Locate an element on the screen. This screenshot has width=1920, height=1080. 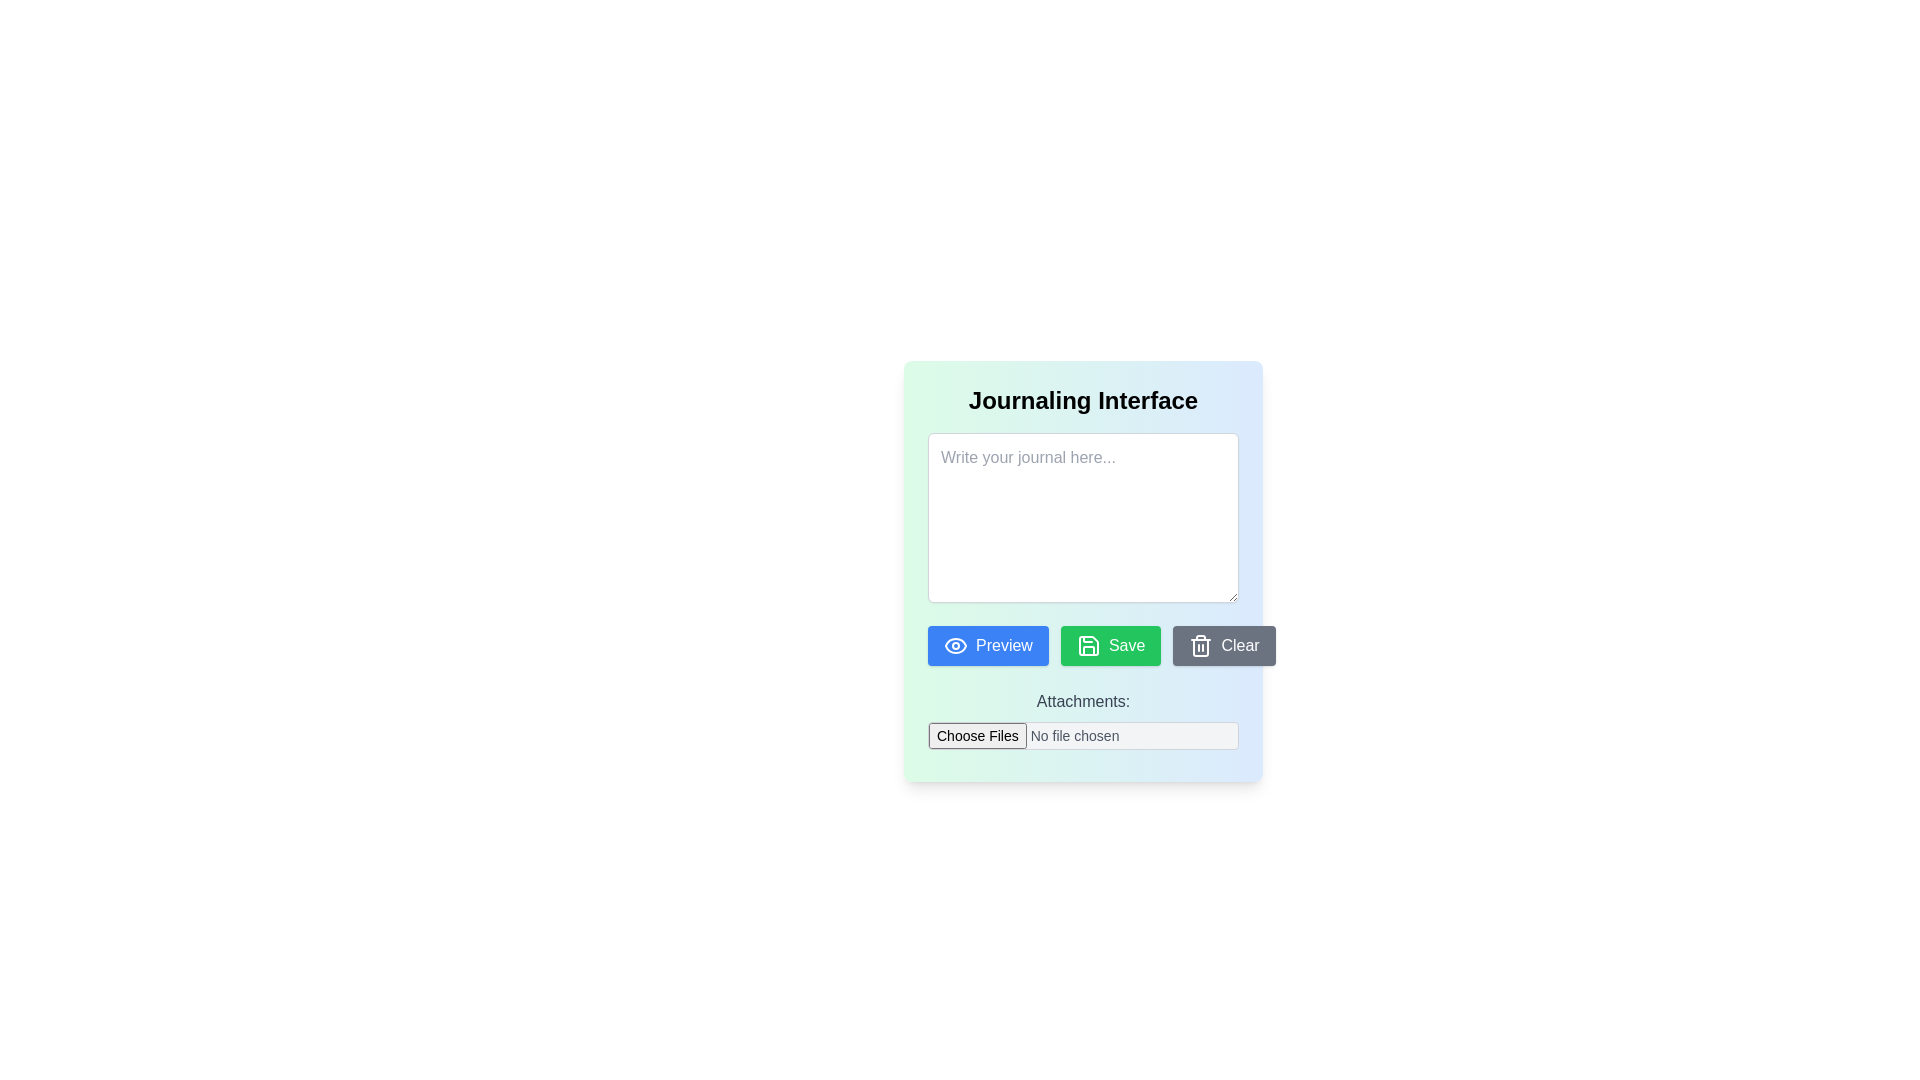
the 'Preview' button, which has a blue background and white text, located to the left of the 'Save' and 'Clear' buttons at the bottom section of the form is located at coordinates (988, 645).